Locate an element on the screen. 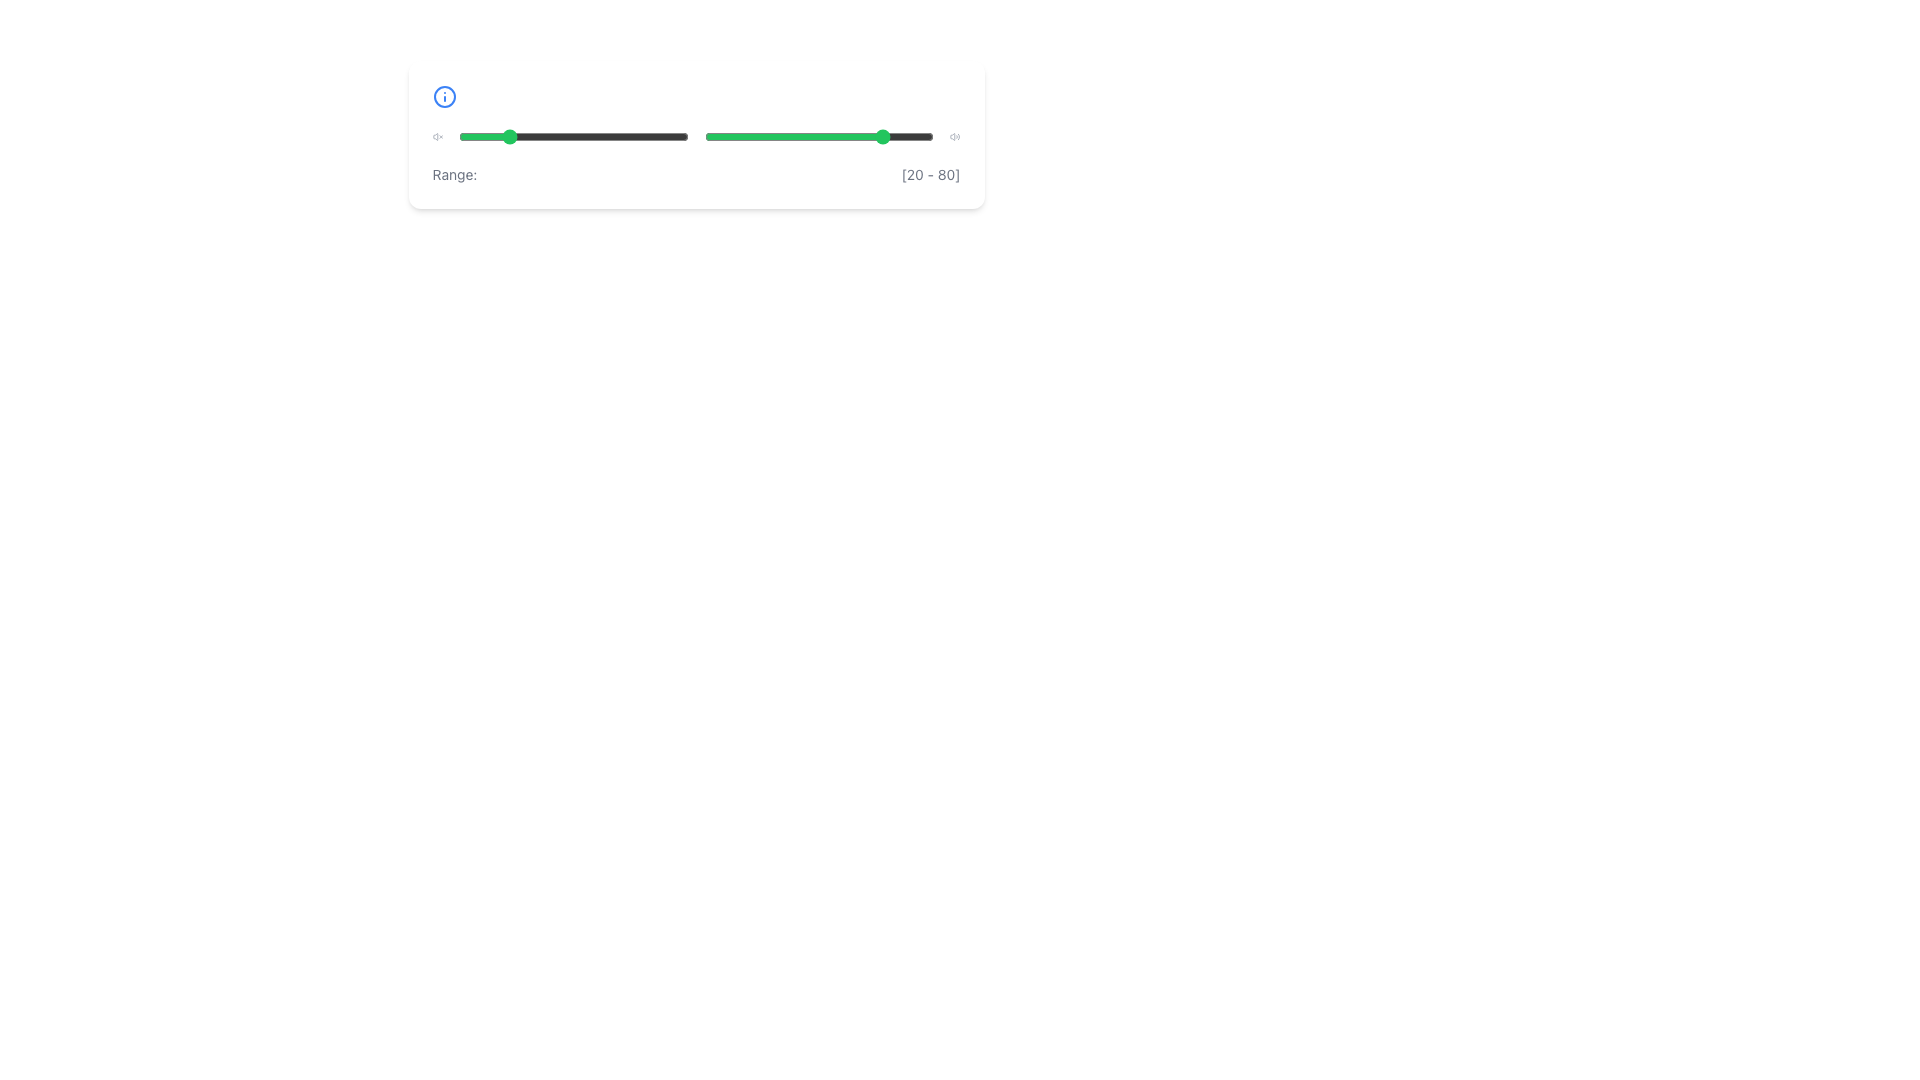 The image size is (1920, 1080). the slider value is located at coordinates (749, 136).